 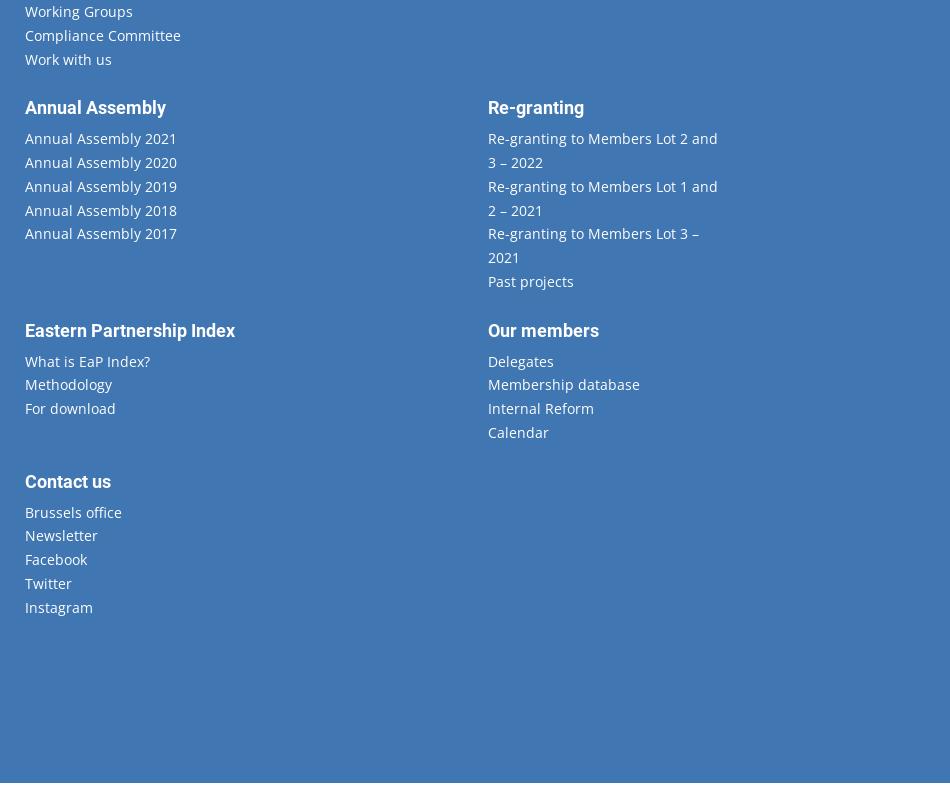 I want to click on 'Internal Reform', so click(x=486, y=408).